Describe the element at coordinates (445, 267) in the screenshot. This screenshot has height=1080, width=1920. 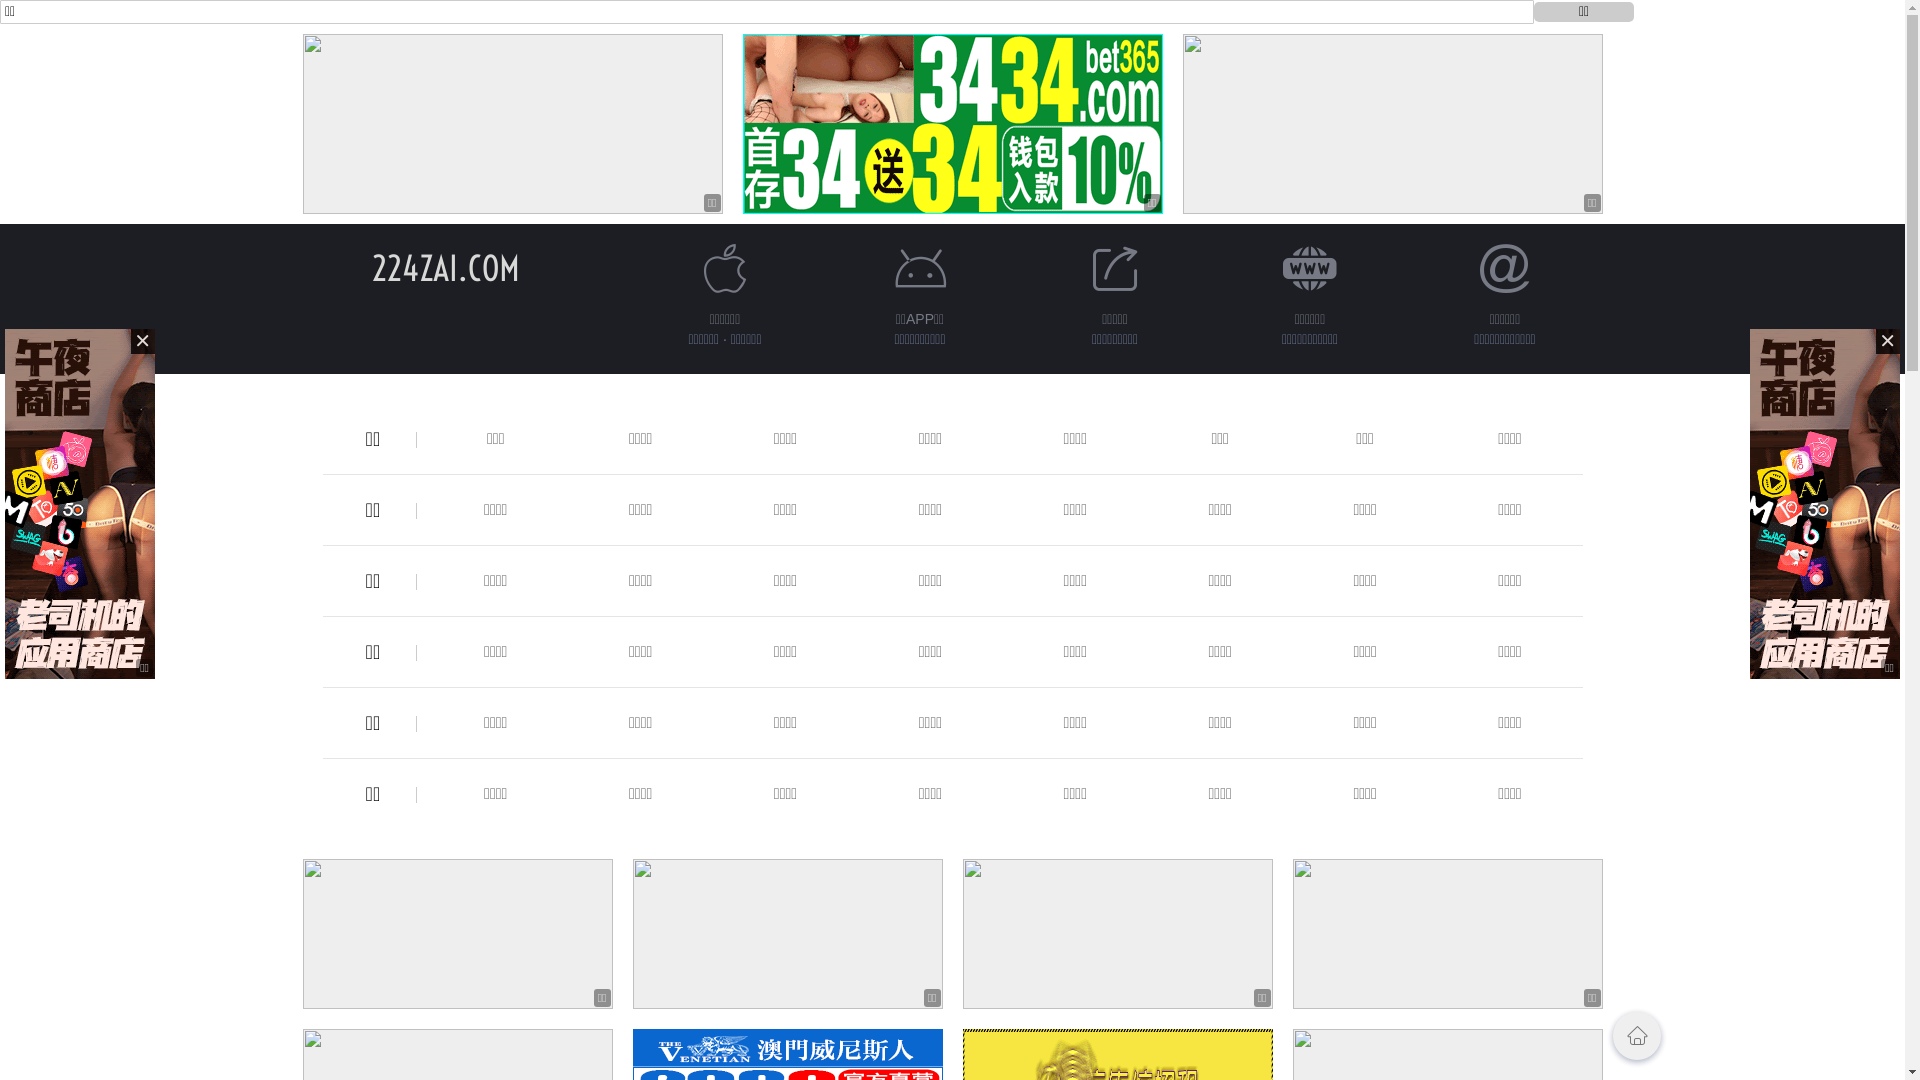
I see `'224ZAI.COM'` at that location.